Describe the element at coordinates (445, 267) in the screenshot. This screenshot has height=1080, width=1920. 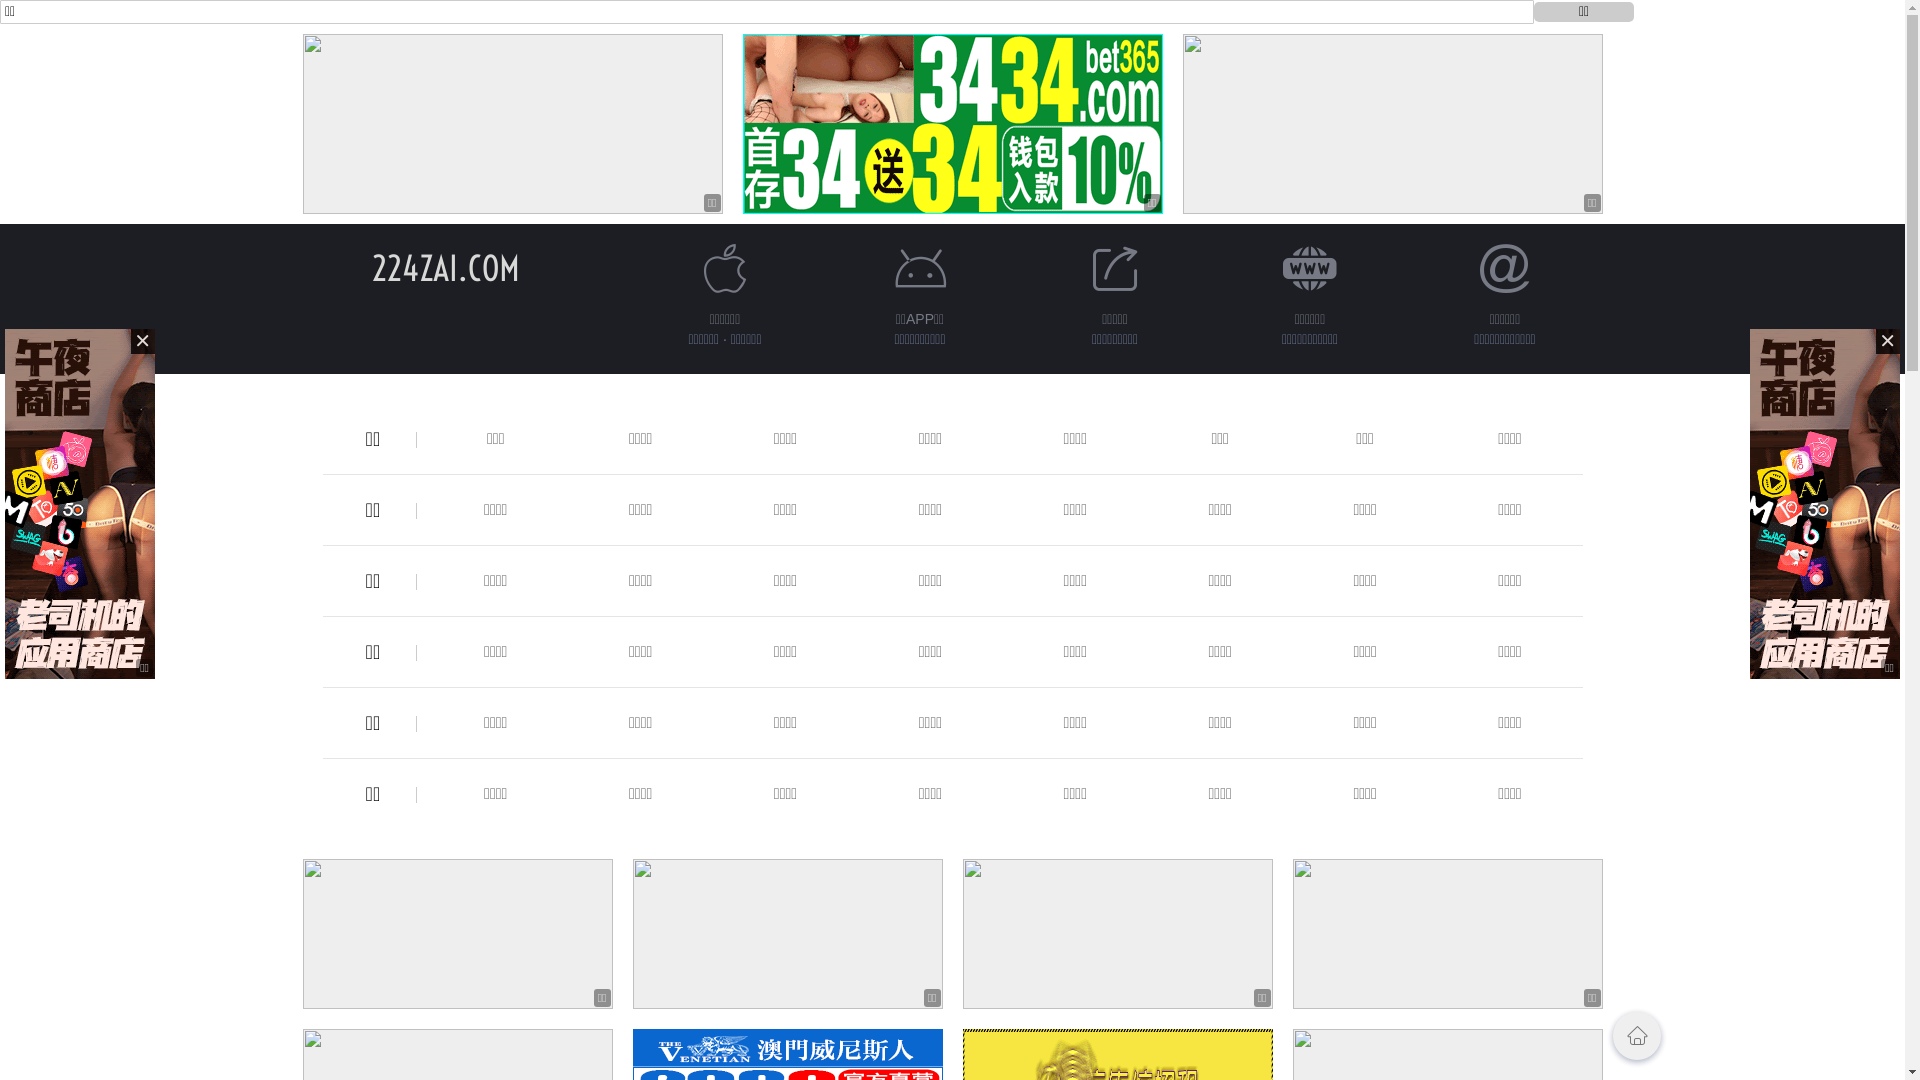
I see `'224ZAI.COM'` at that location.